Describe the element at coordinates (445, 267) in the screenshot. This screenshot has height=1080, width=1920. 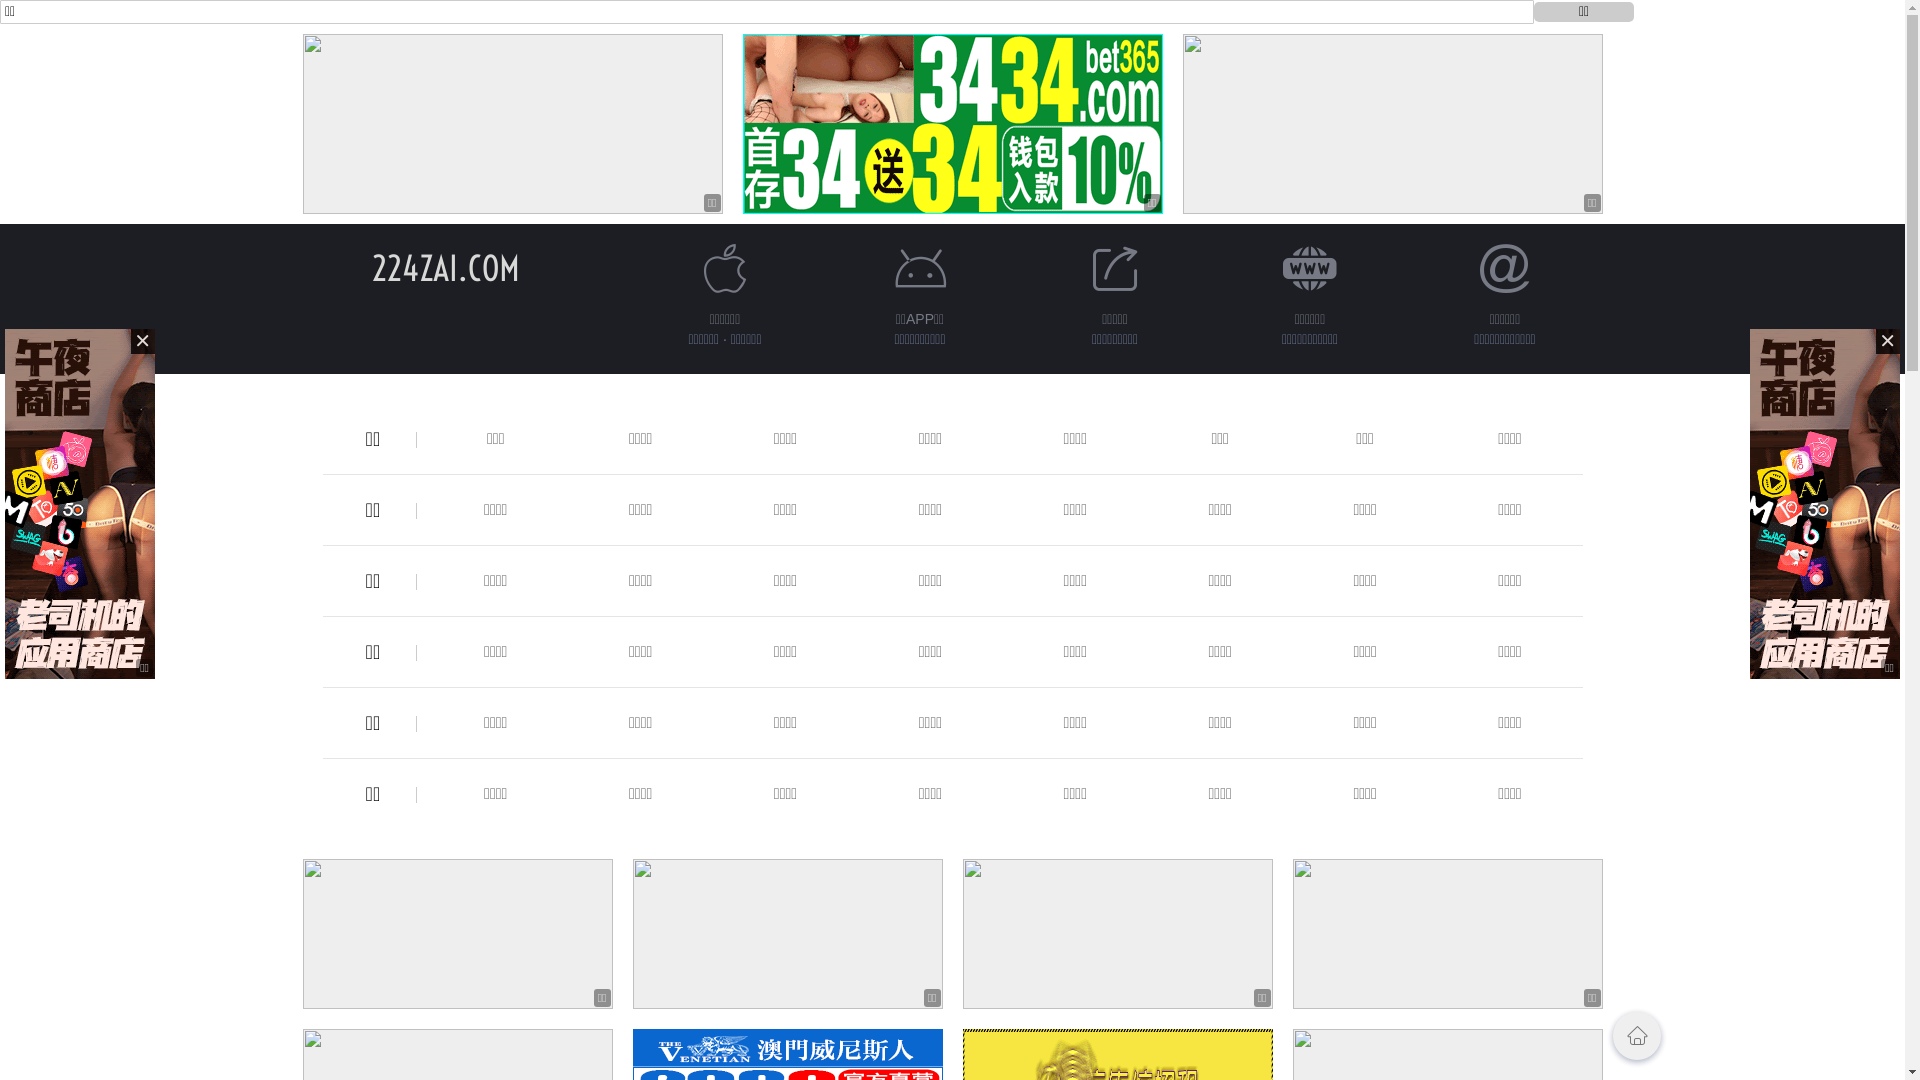
I see `'224ZAI.COM'` at that location.